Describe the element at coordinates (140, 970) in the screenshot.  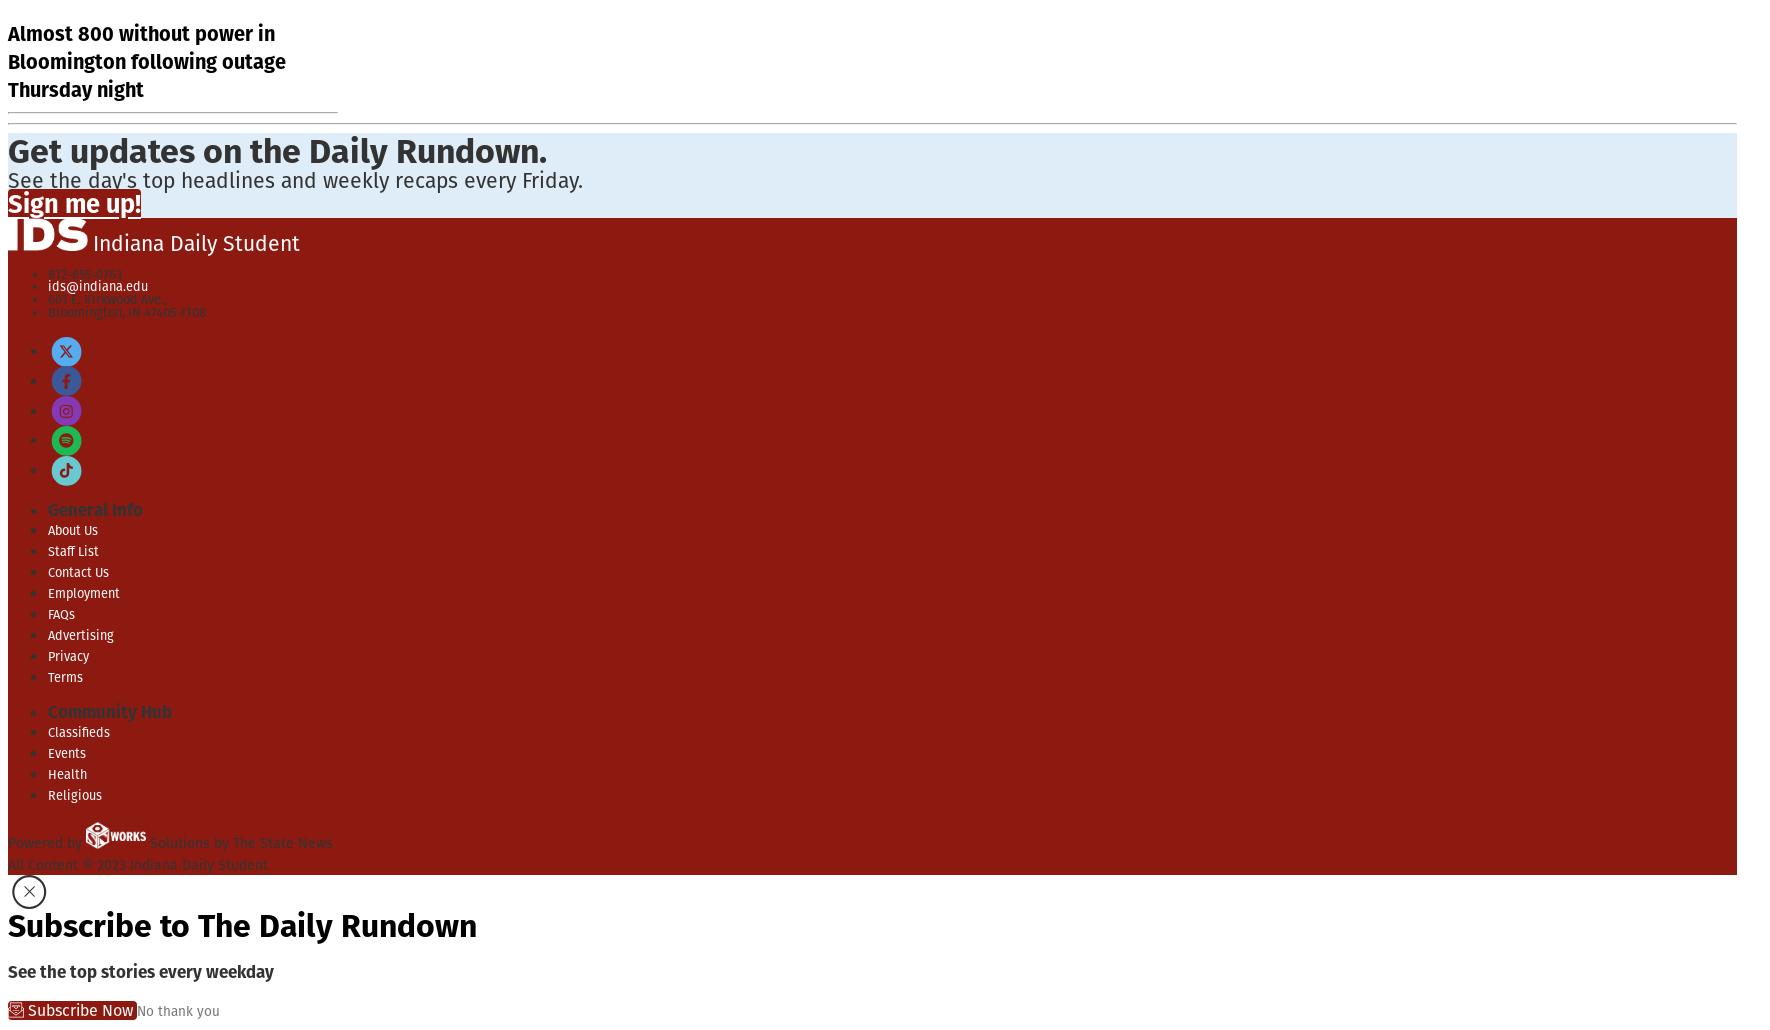
I see `'See the top stories every weekday'` at that location.